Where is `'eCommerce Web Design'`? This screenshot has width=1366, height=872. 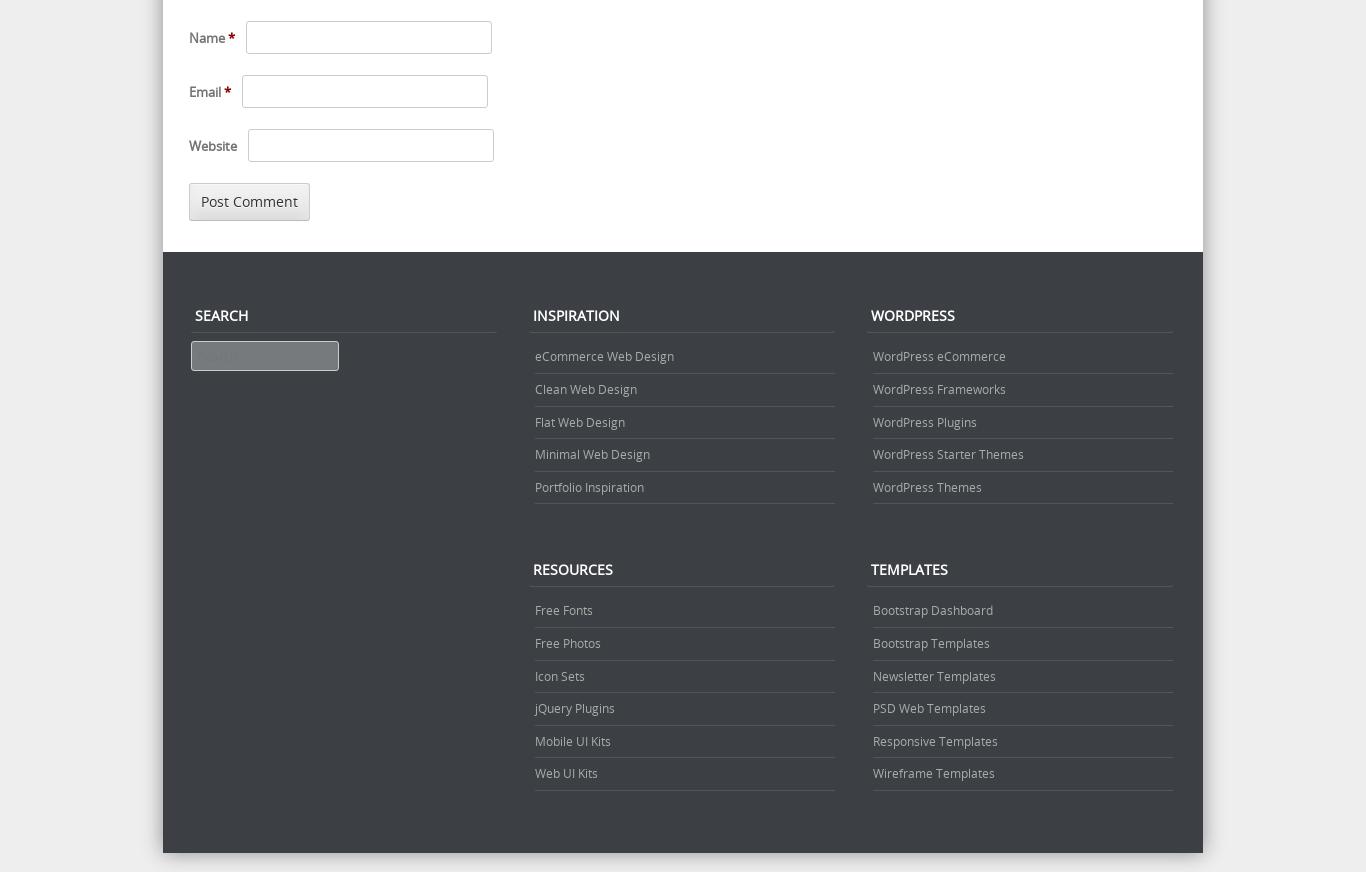 'eCommerce Web Design' is located at coordinates (603, 356).